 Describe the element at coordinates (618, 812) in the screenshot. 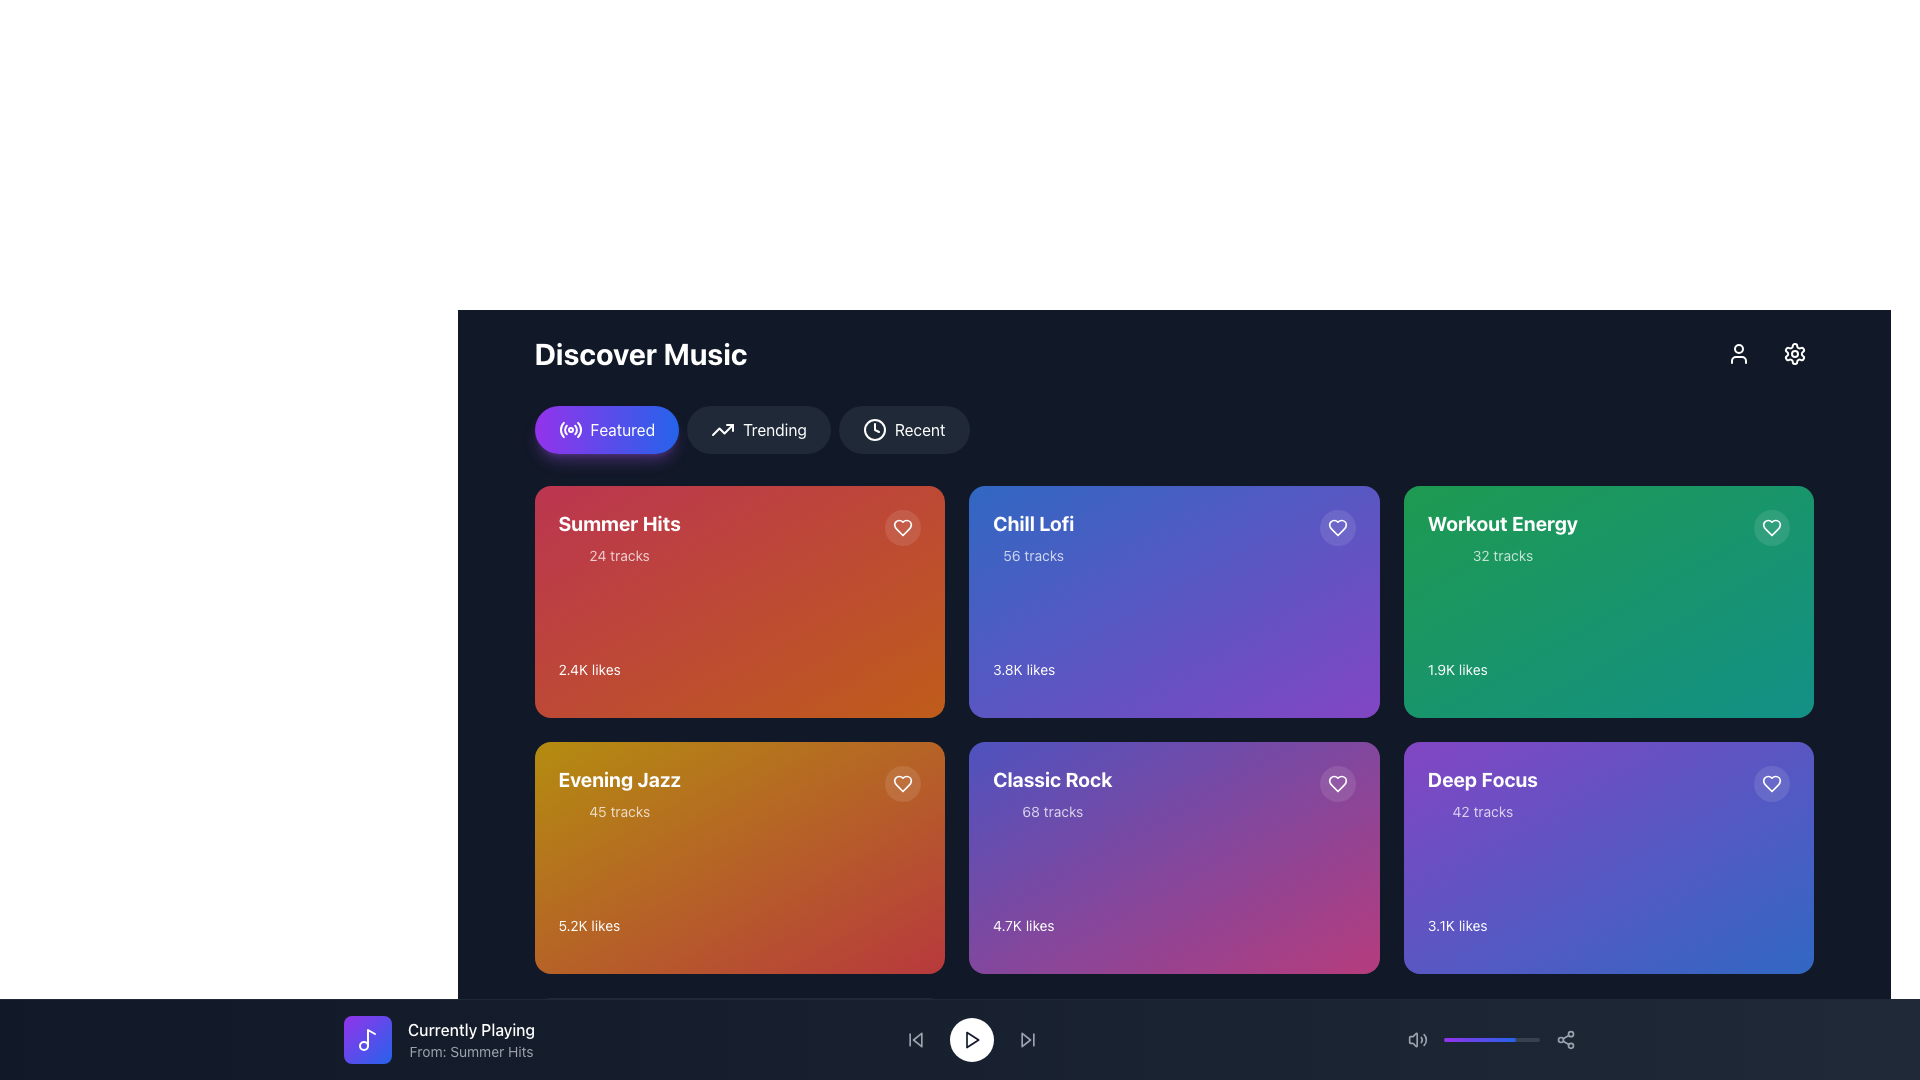

I see `the text label displaying '45 tracks' located below the title 'Evening Jazz' in the bottom-left quadrant of the 'Discover Music' section` at that location.